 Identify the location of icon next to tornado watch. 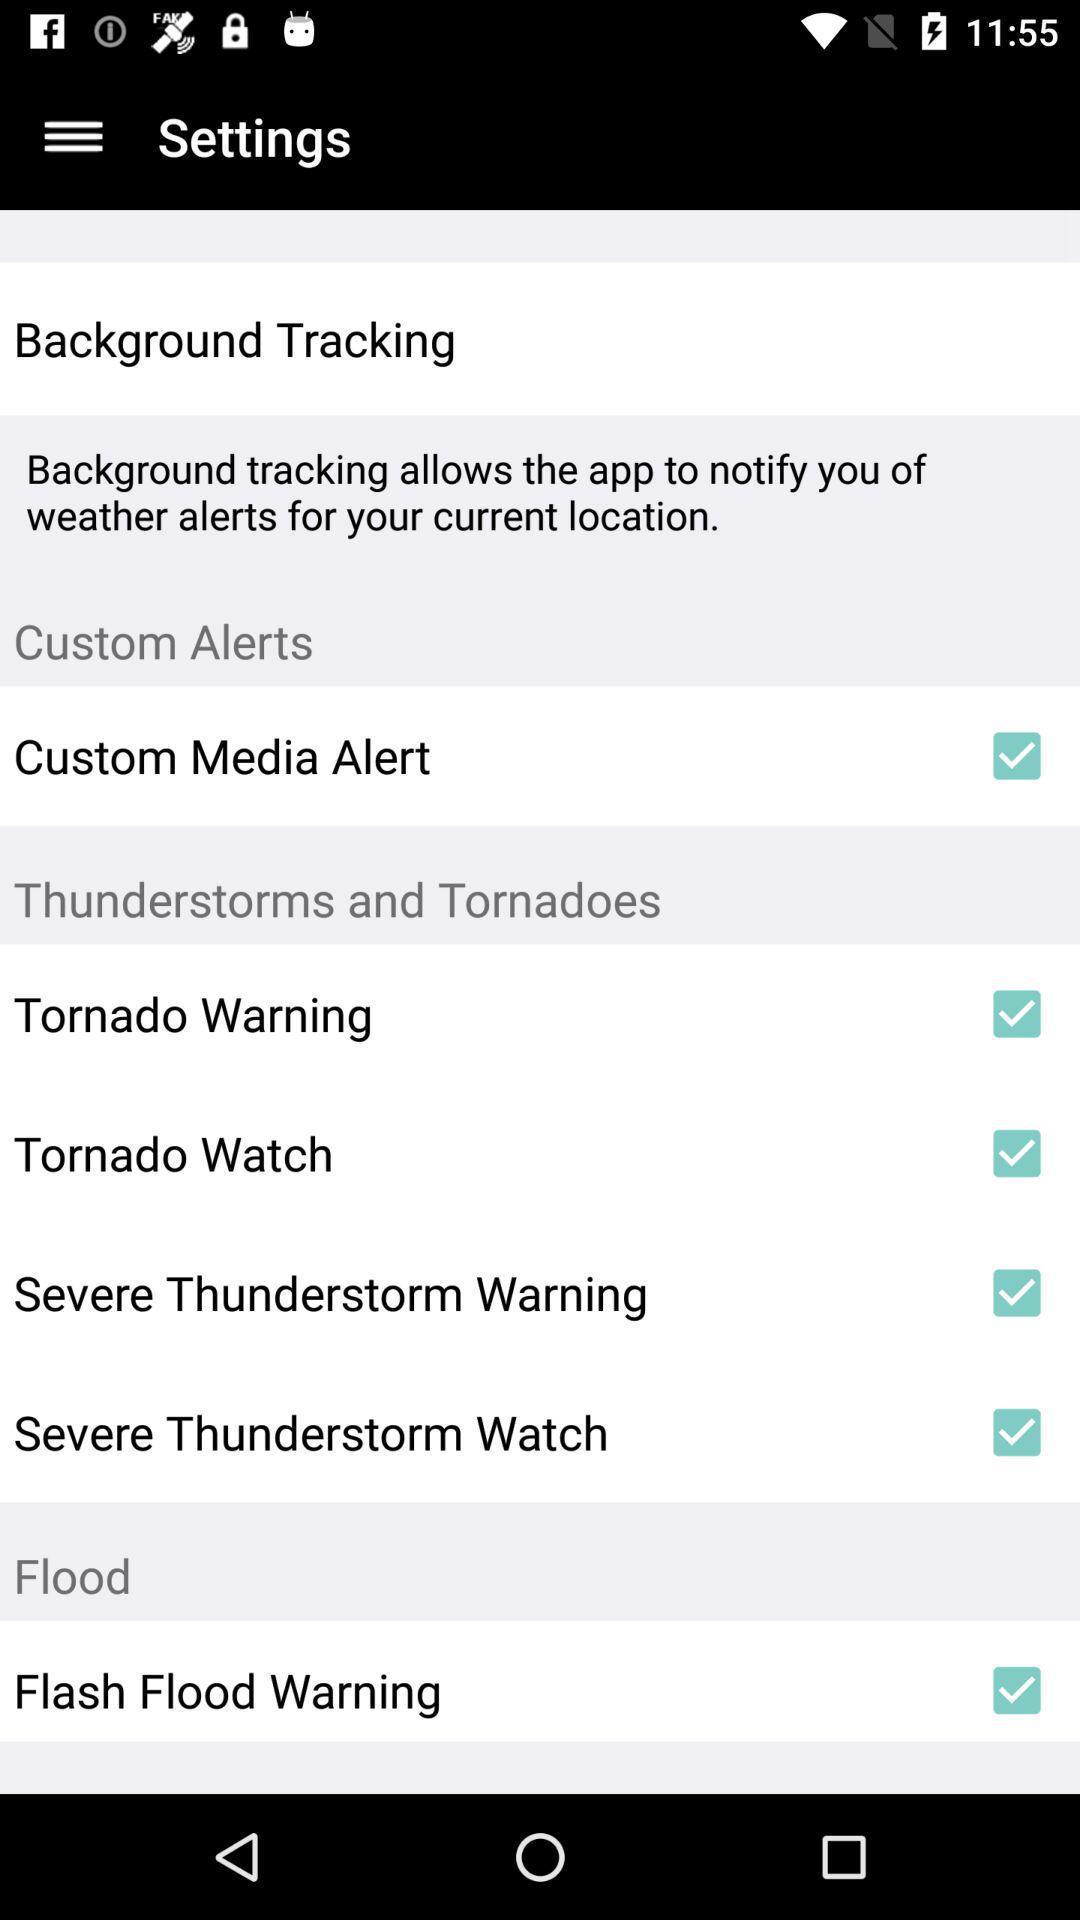
(1017, 1153).